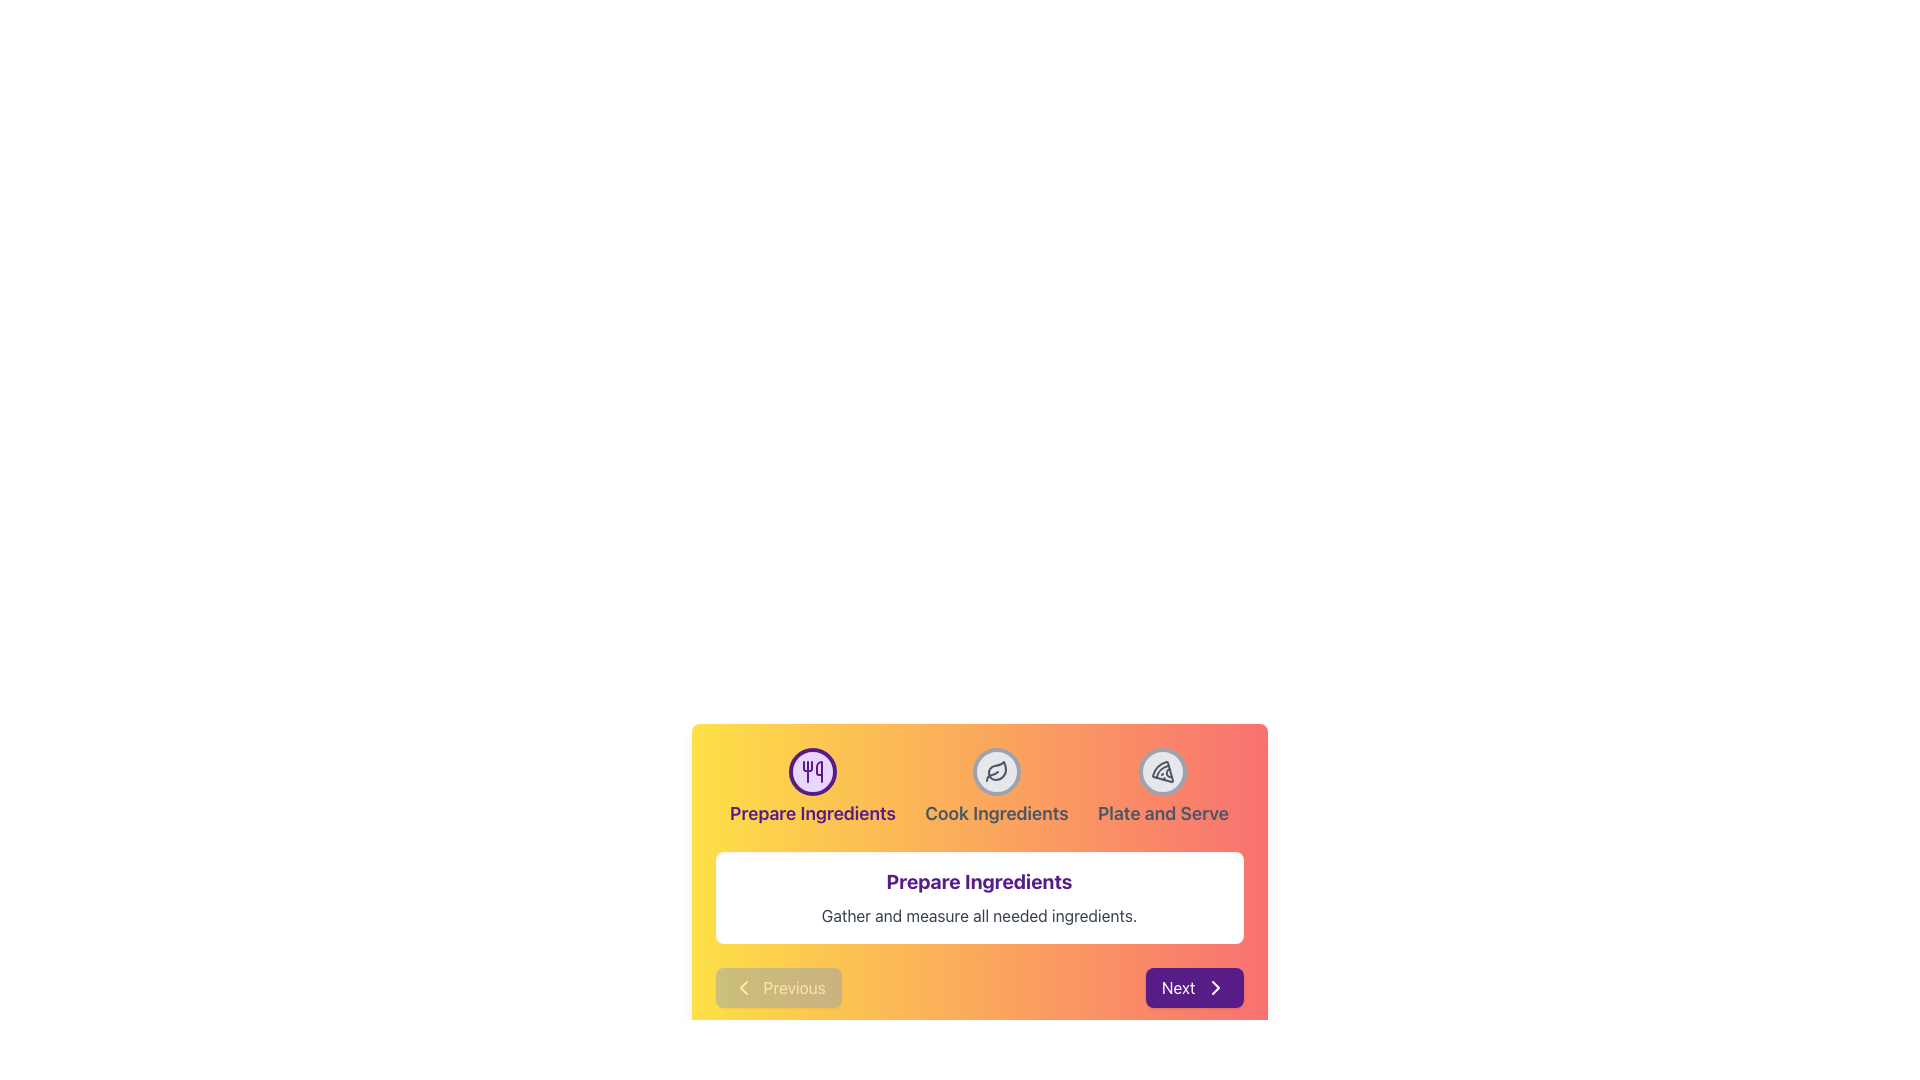  Describe the element at coordinates (742, 986) in the screenshot. I see `within the 'Previous' button that contains the leftward-pointing chevron icon` at that location.